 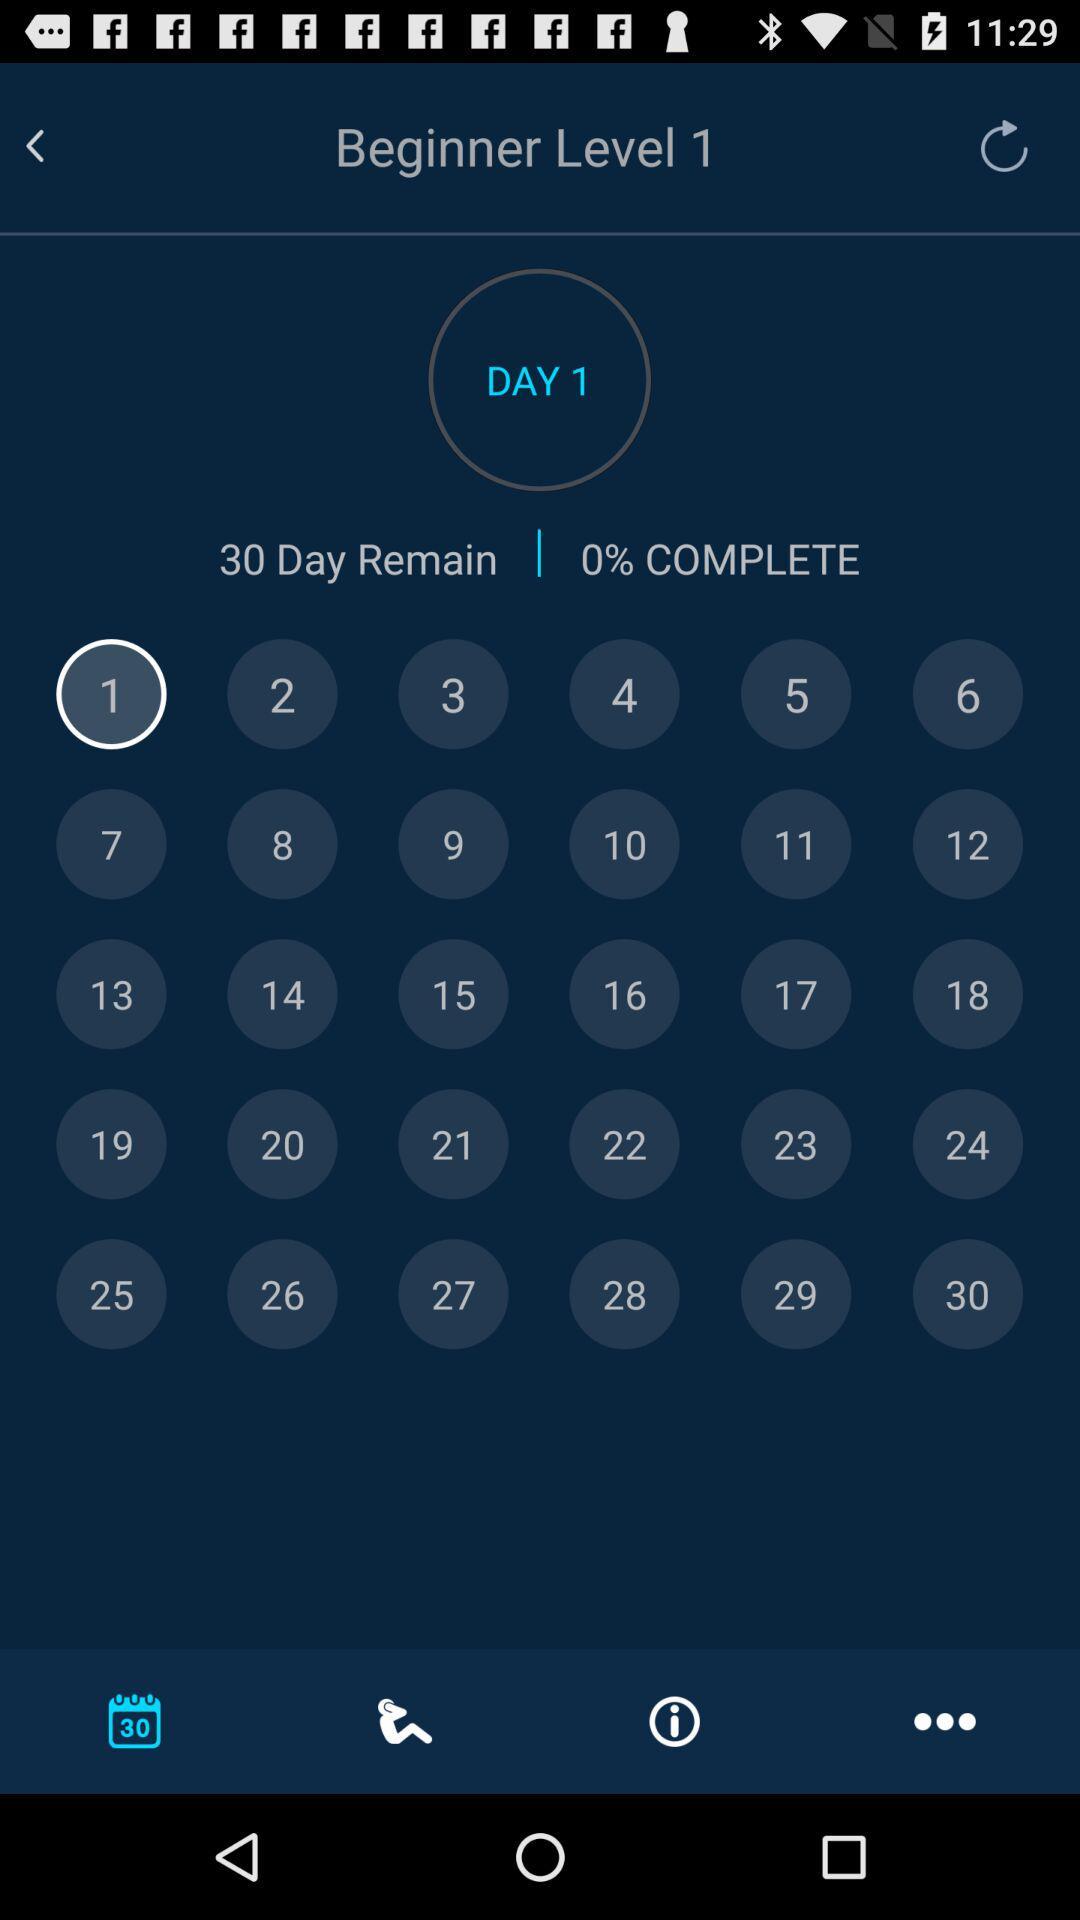 What do you see at coordinates (623, 844) in the screenshot?
I see `goes to the day displayed` at bounding box center [623, 844].